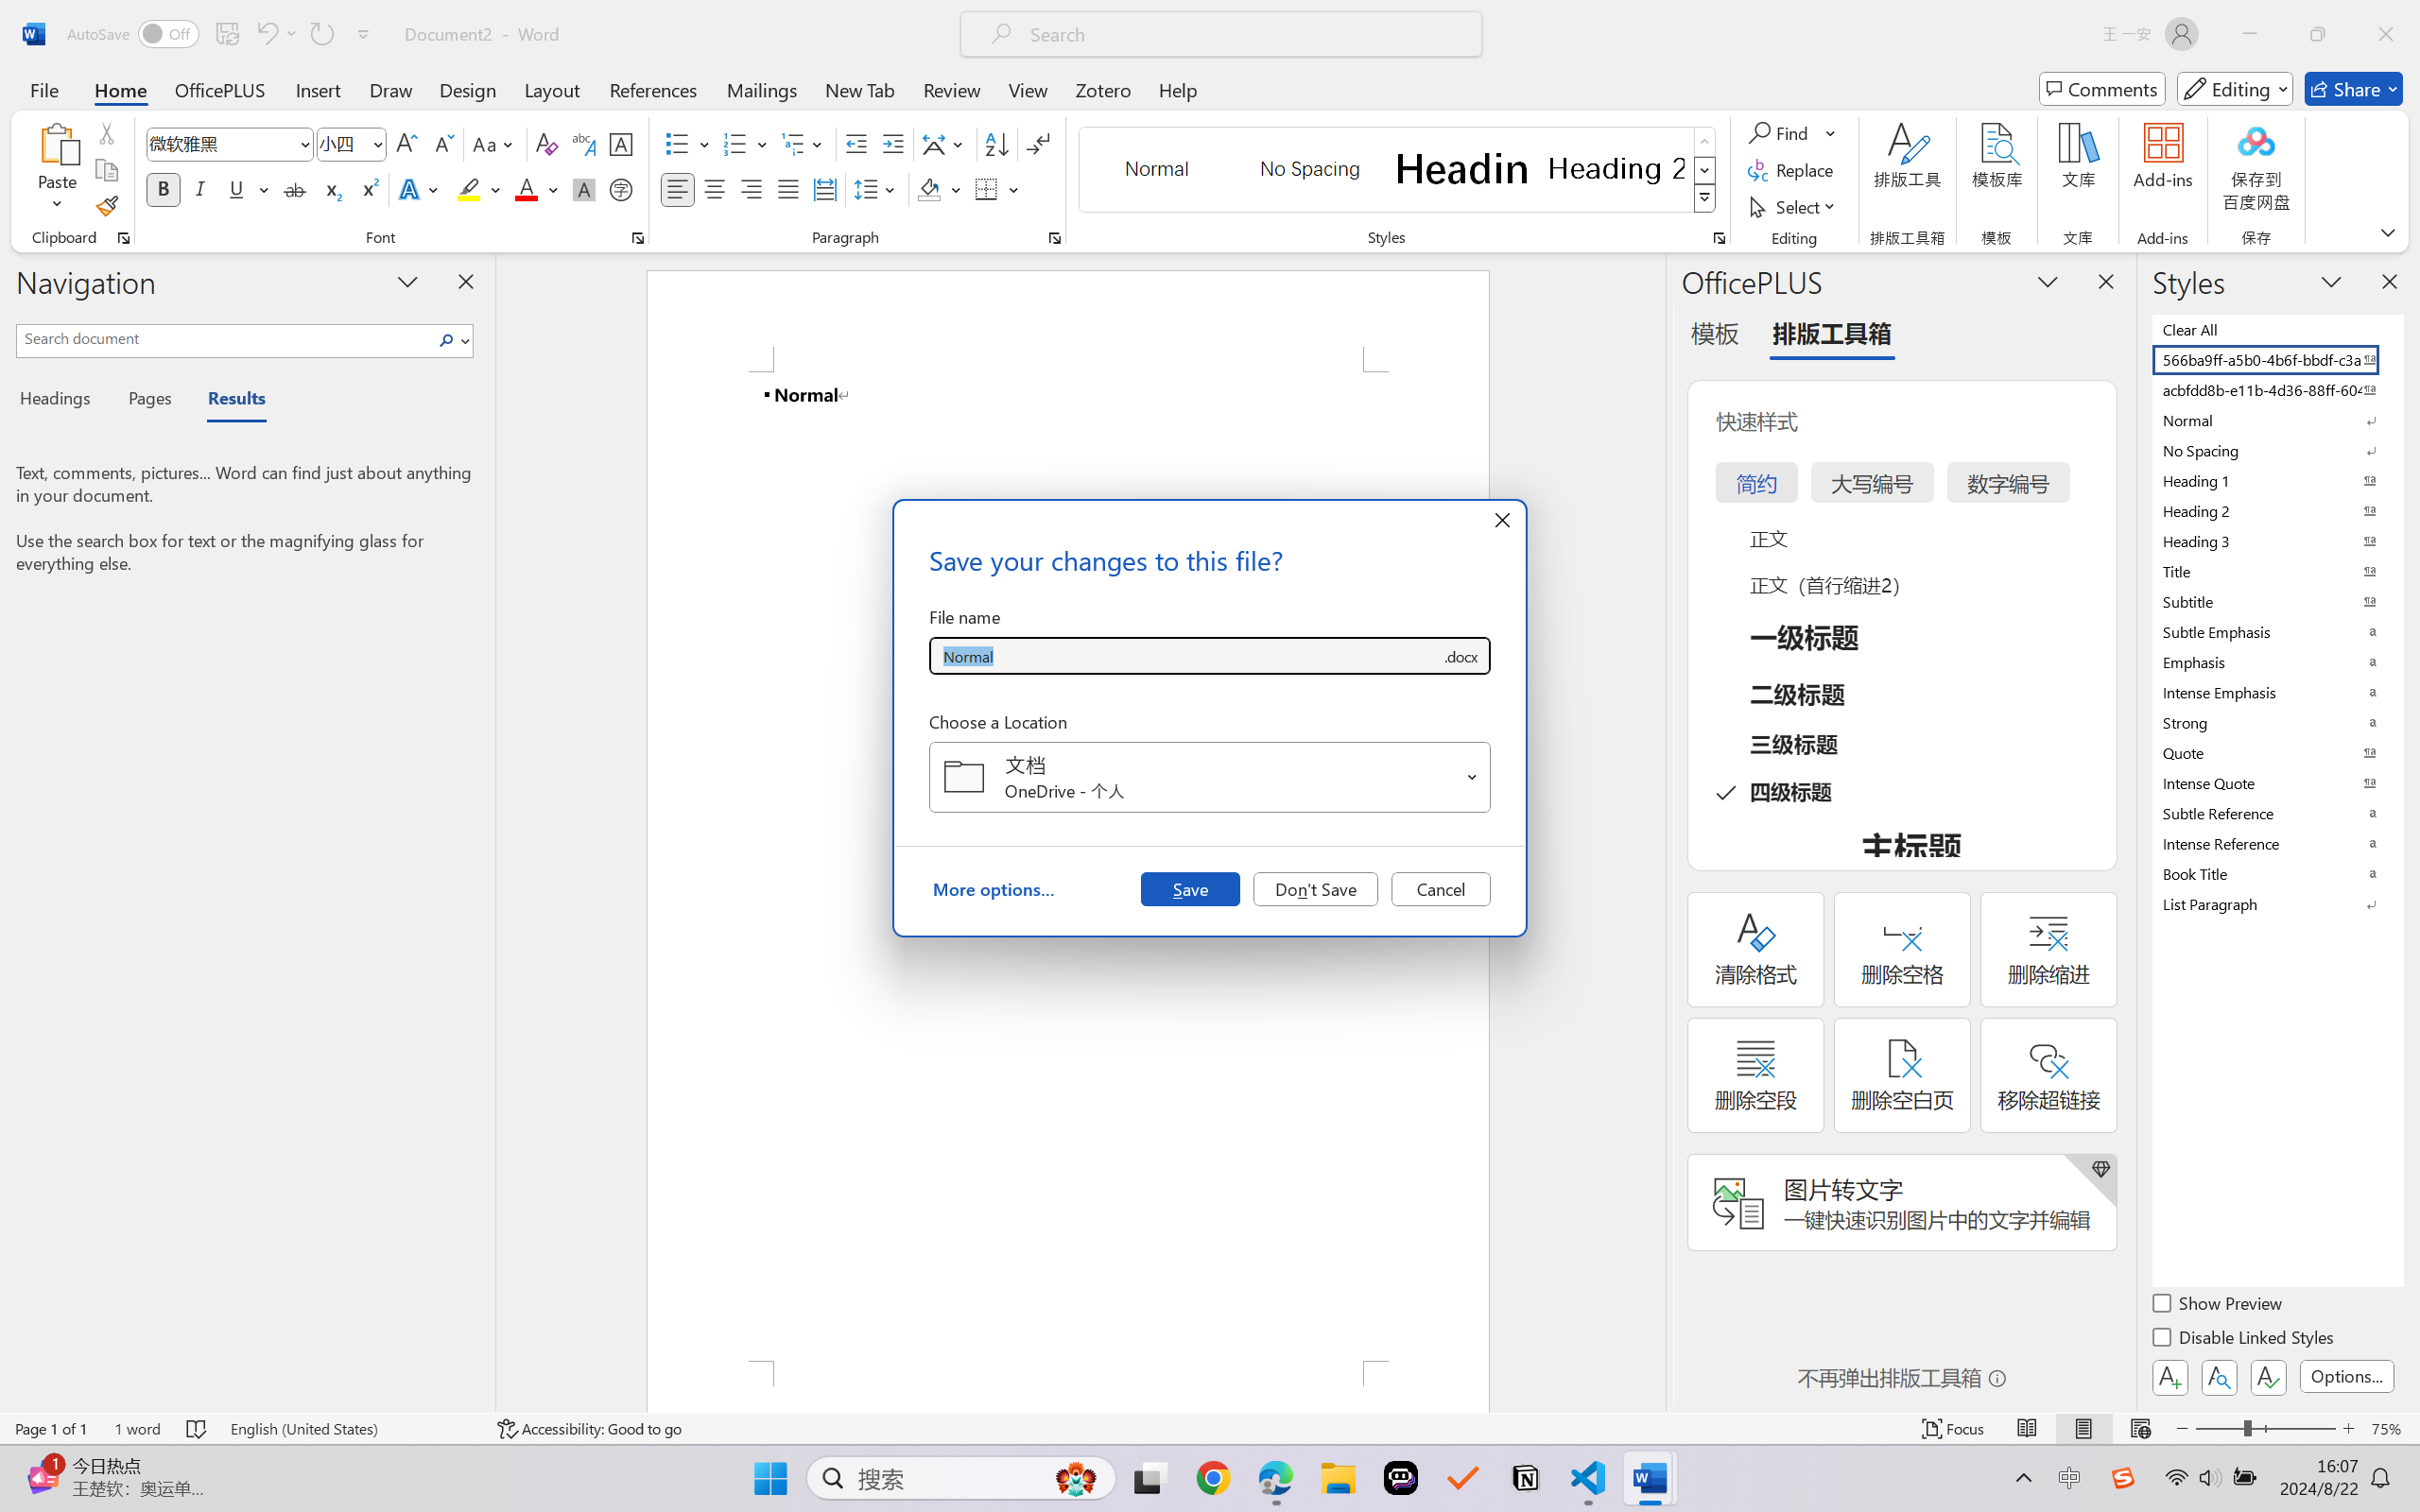  Describe the element at coordinates (2275, 388) in the screenshot. I see `'acbfdd8b-e11b-4d36-88ff-6049b138f862'` at that location.